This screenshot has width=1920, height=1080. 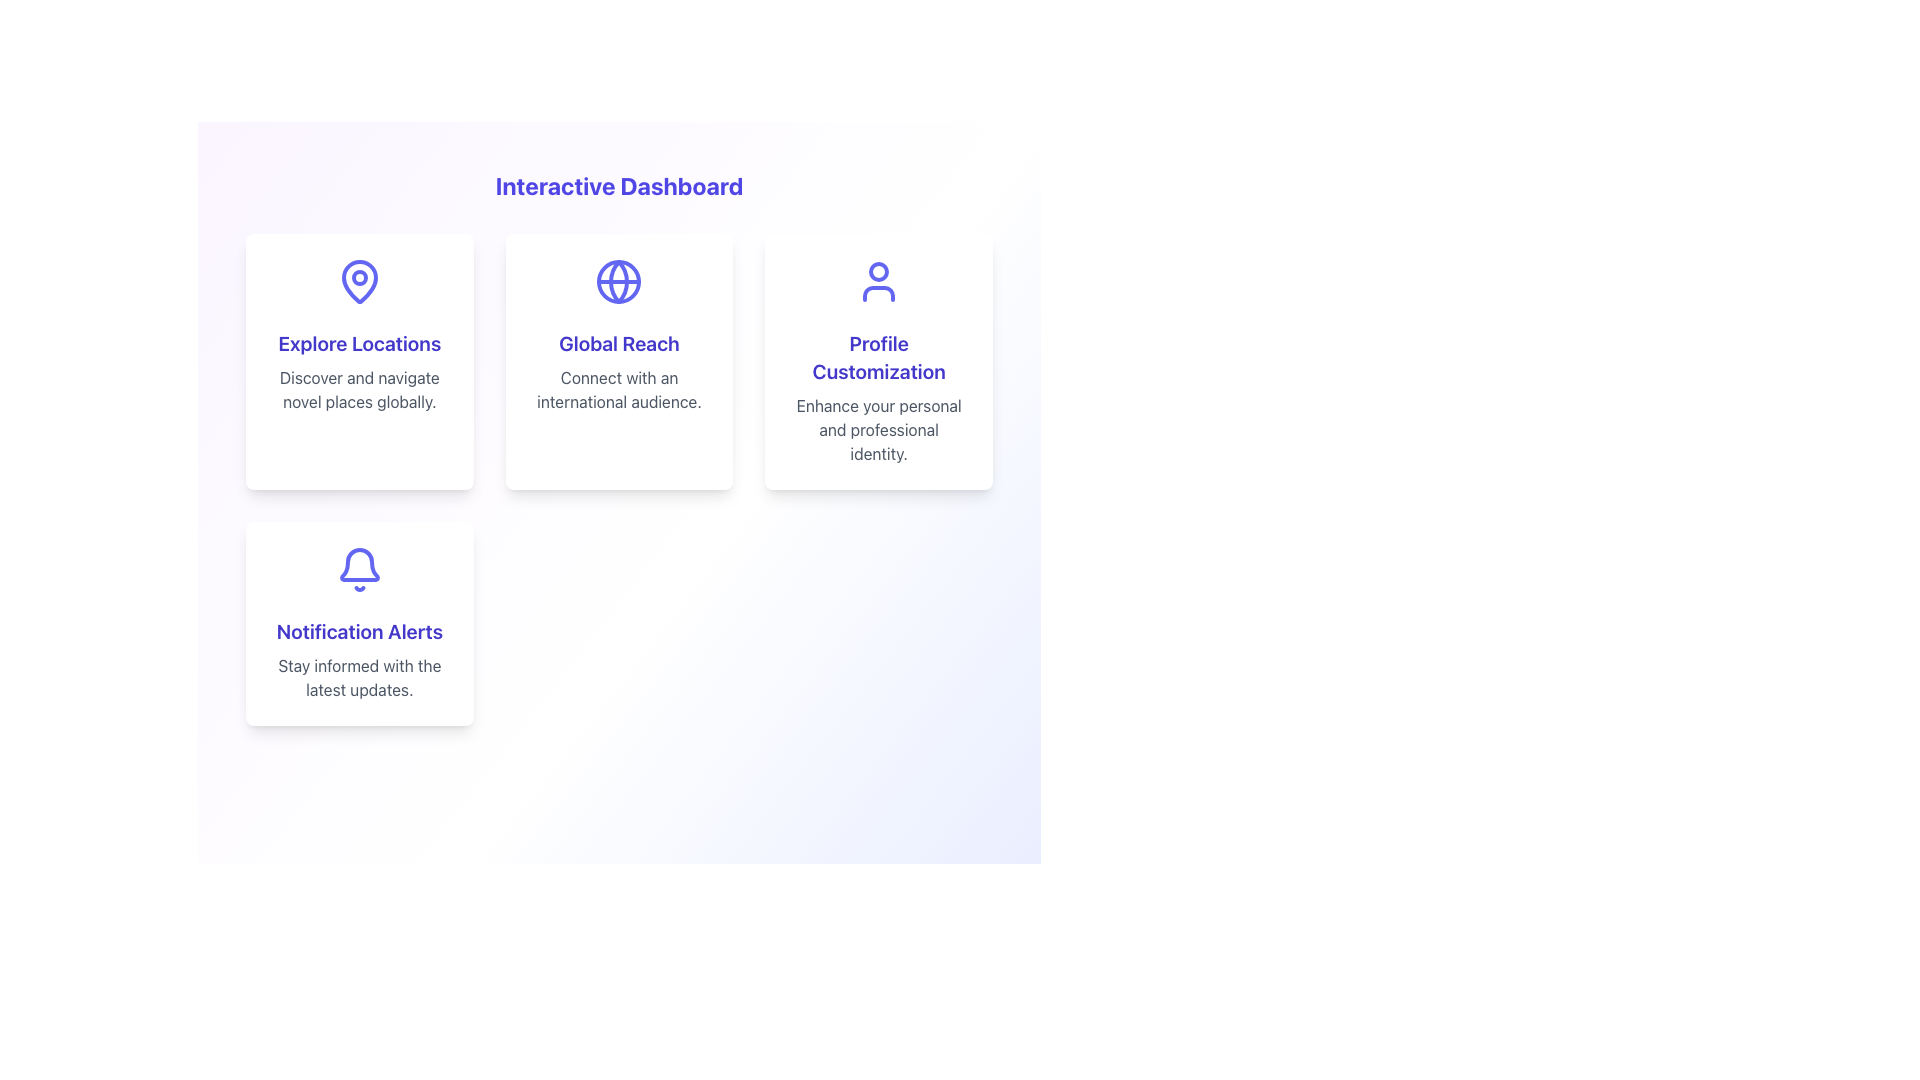 I want to click on the circular decorative icon part of the location marker icon located above the 'Explore Locations' text in the first card of the top row, so click(x=359, y=277).